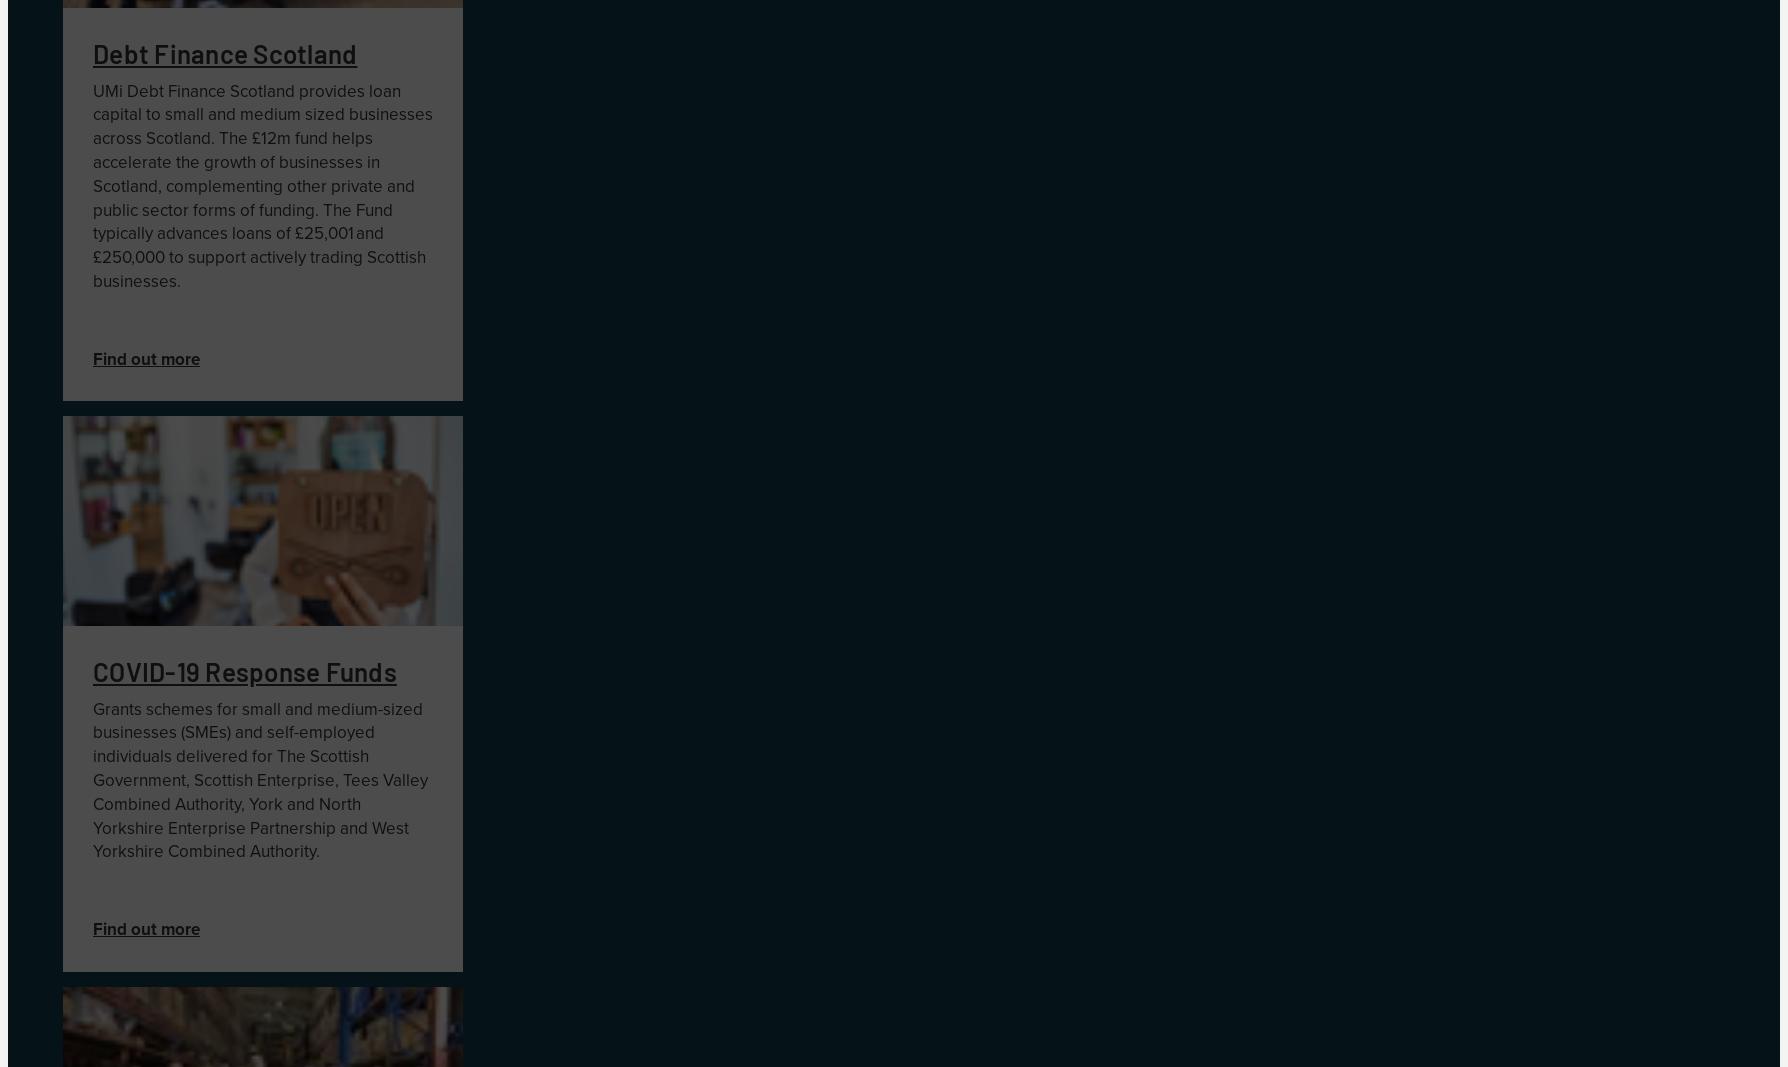 The width and height of the screenshot is (1788, 1067). What do you see at coordinates (243, 802) in the screenshot?
I see `','` at bounding box center [243, 802].